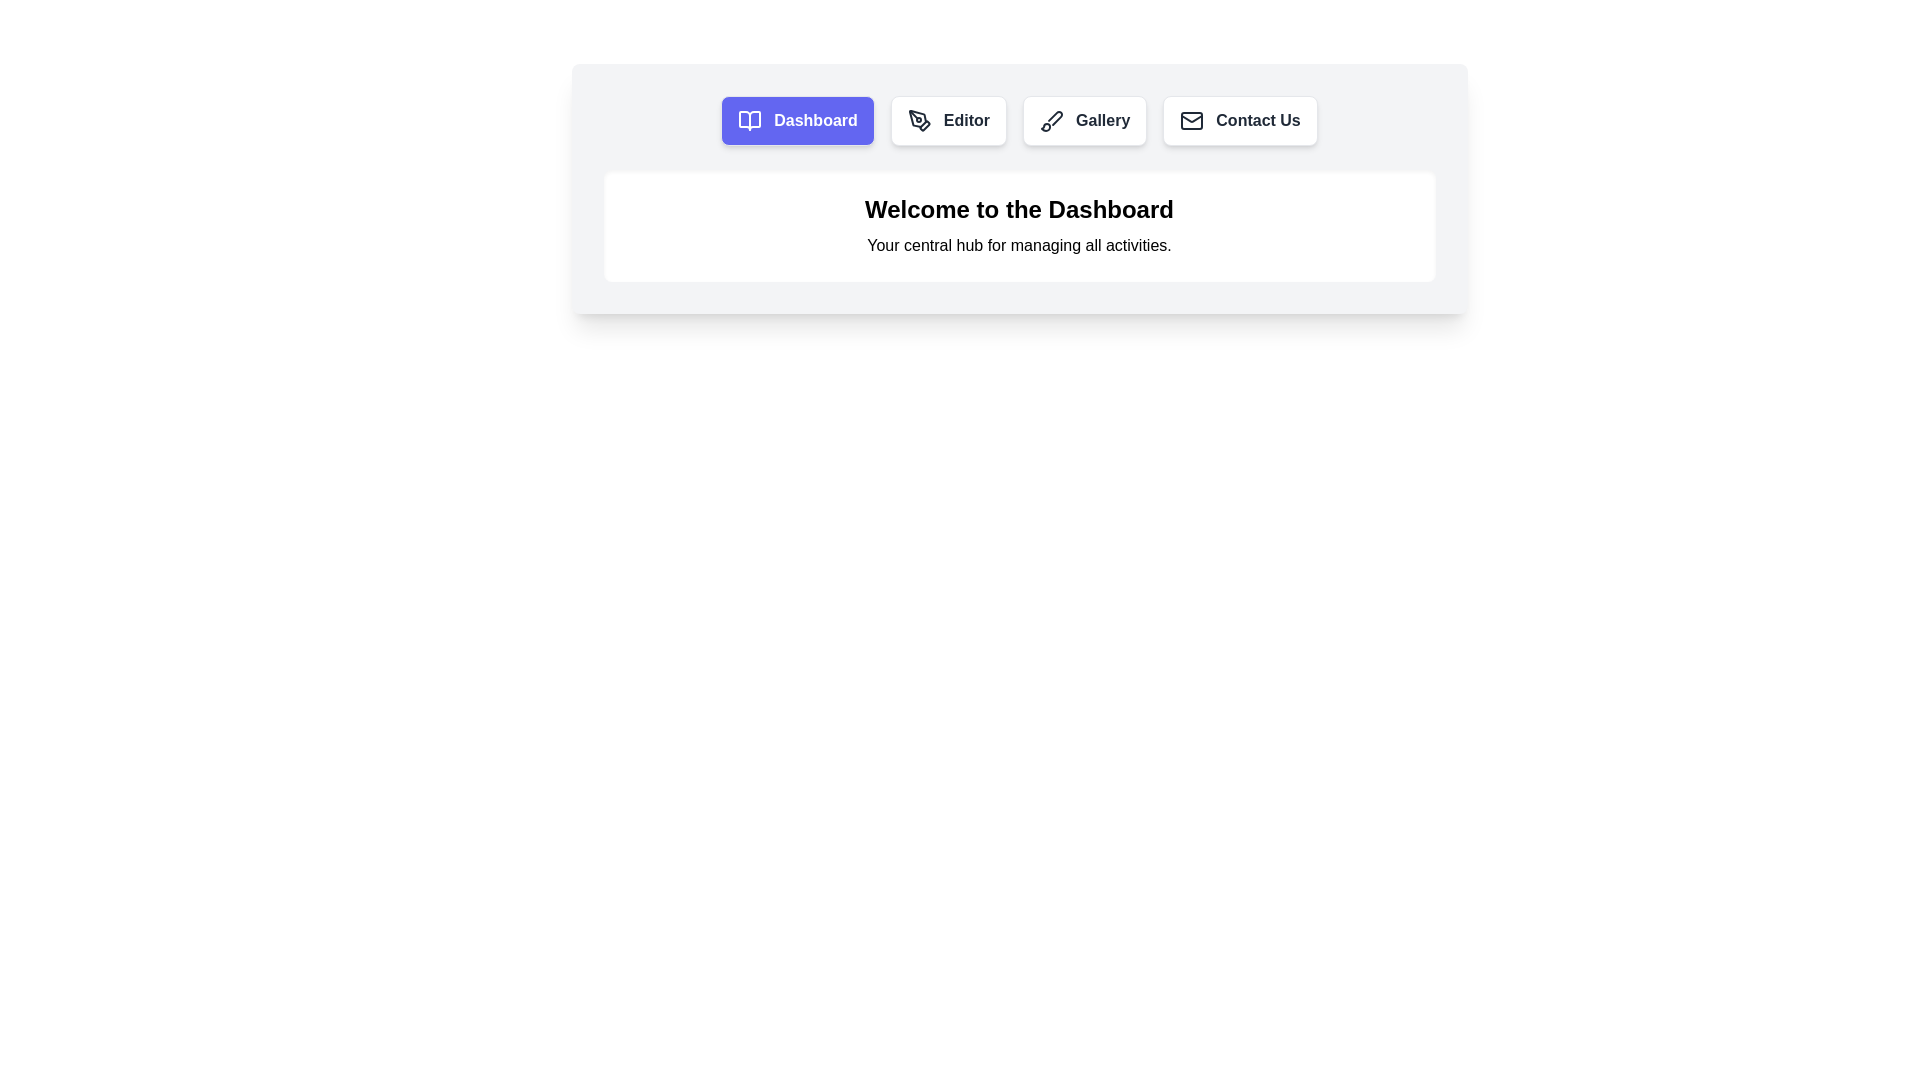  Describe the element at coordinates (1102, 120) in the screenshot. I see `text label 'Gallery' located in the navigation bar, which is the third button from the left, between 'Editor' and 'Contact Us'` at that location.